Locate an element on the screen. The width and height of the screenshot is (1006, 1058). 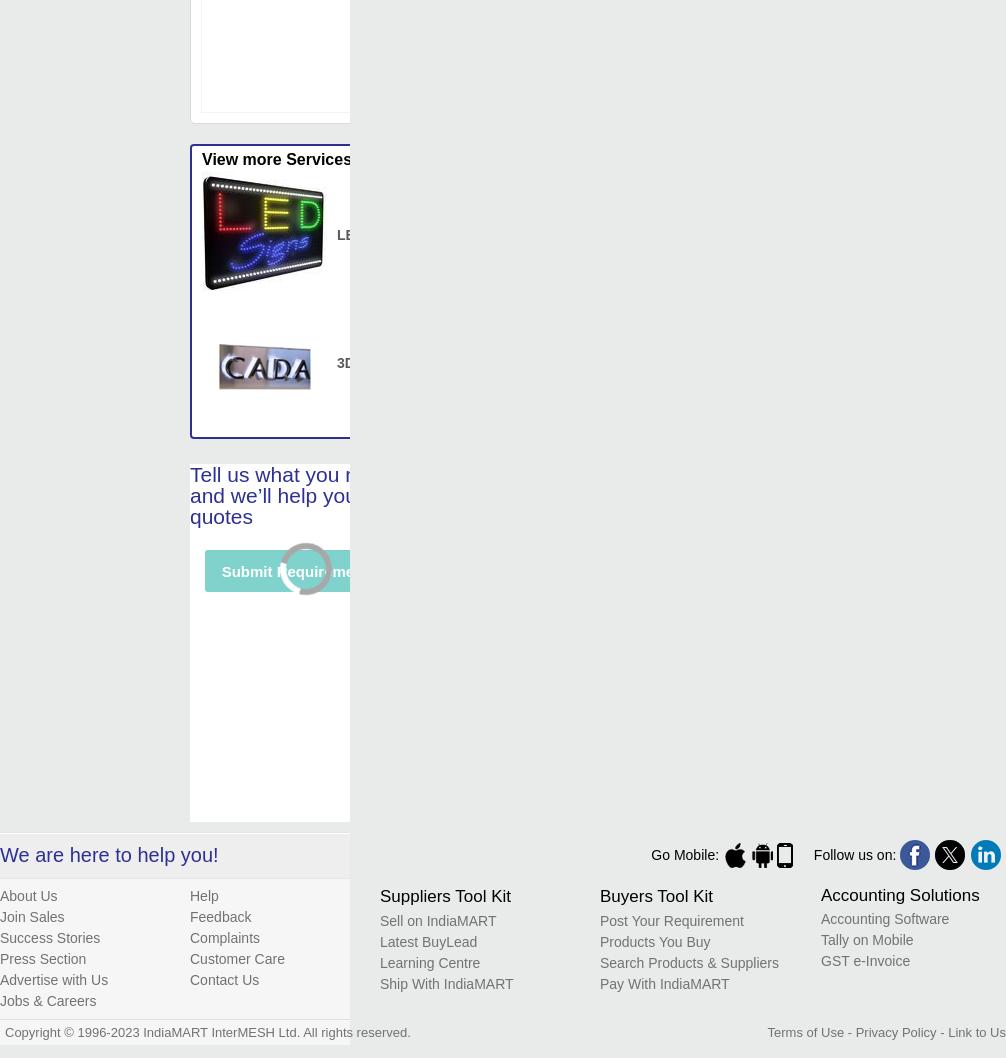
'Is It Waterproof' is located at coordinates (476, 309).